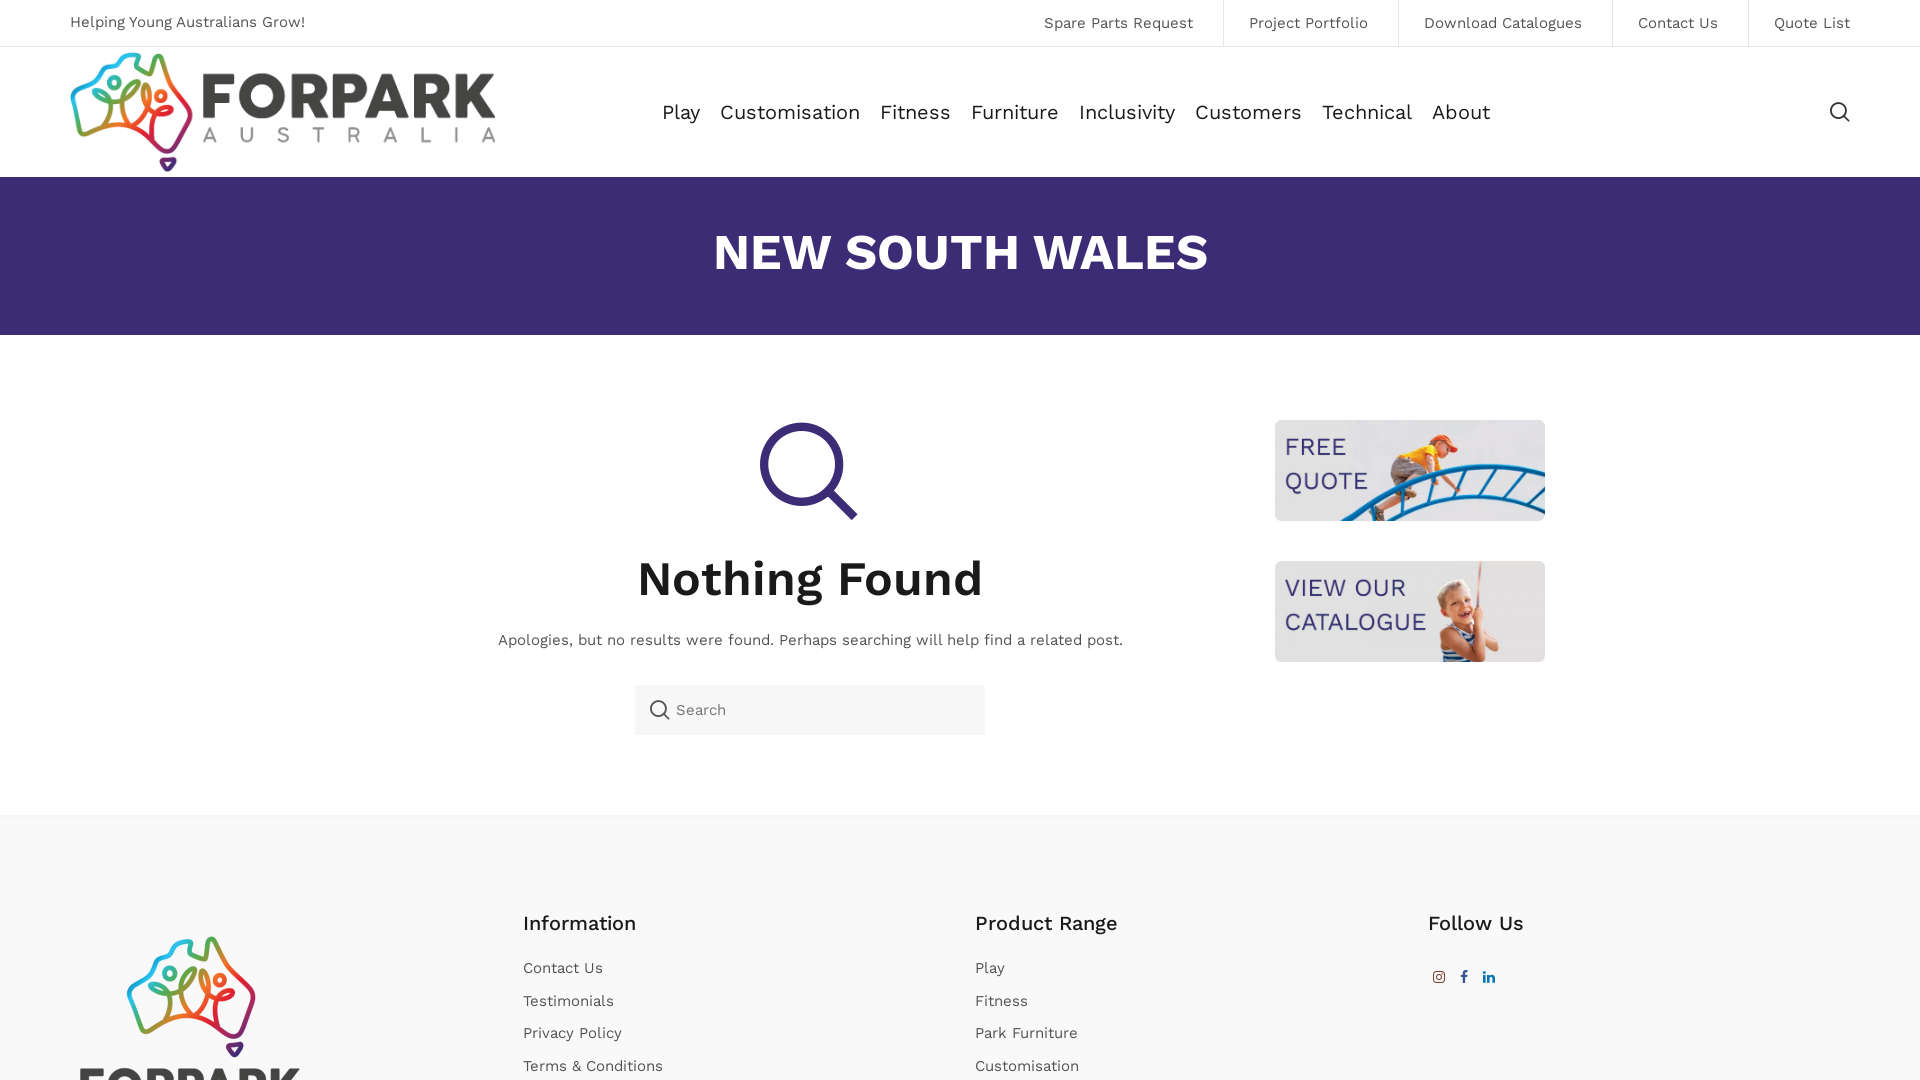 The image size is (1920, 1080). What do you see at coordinates (1307, 23) in the screenshot?
I see `'Project Portfolio'` at bounding box center [1307, 23].